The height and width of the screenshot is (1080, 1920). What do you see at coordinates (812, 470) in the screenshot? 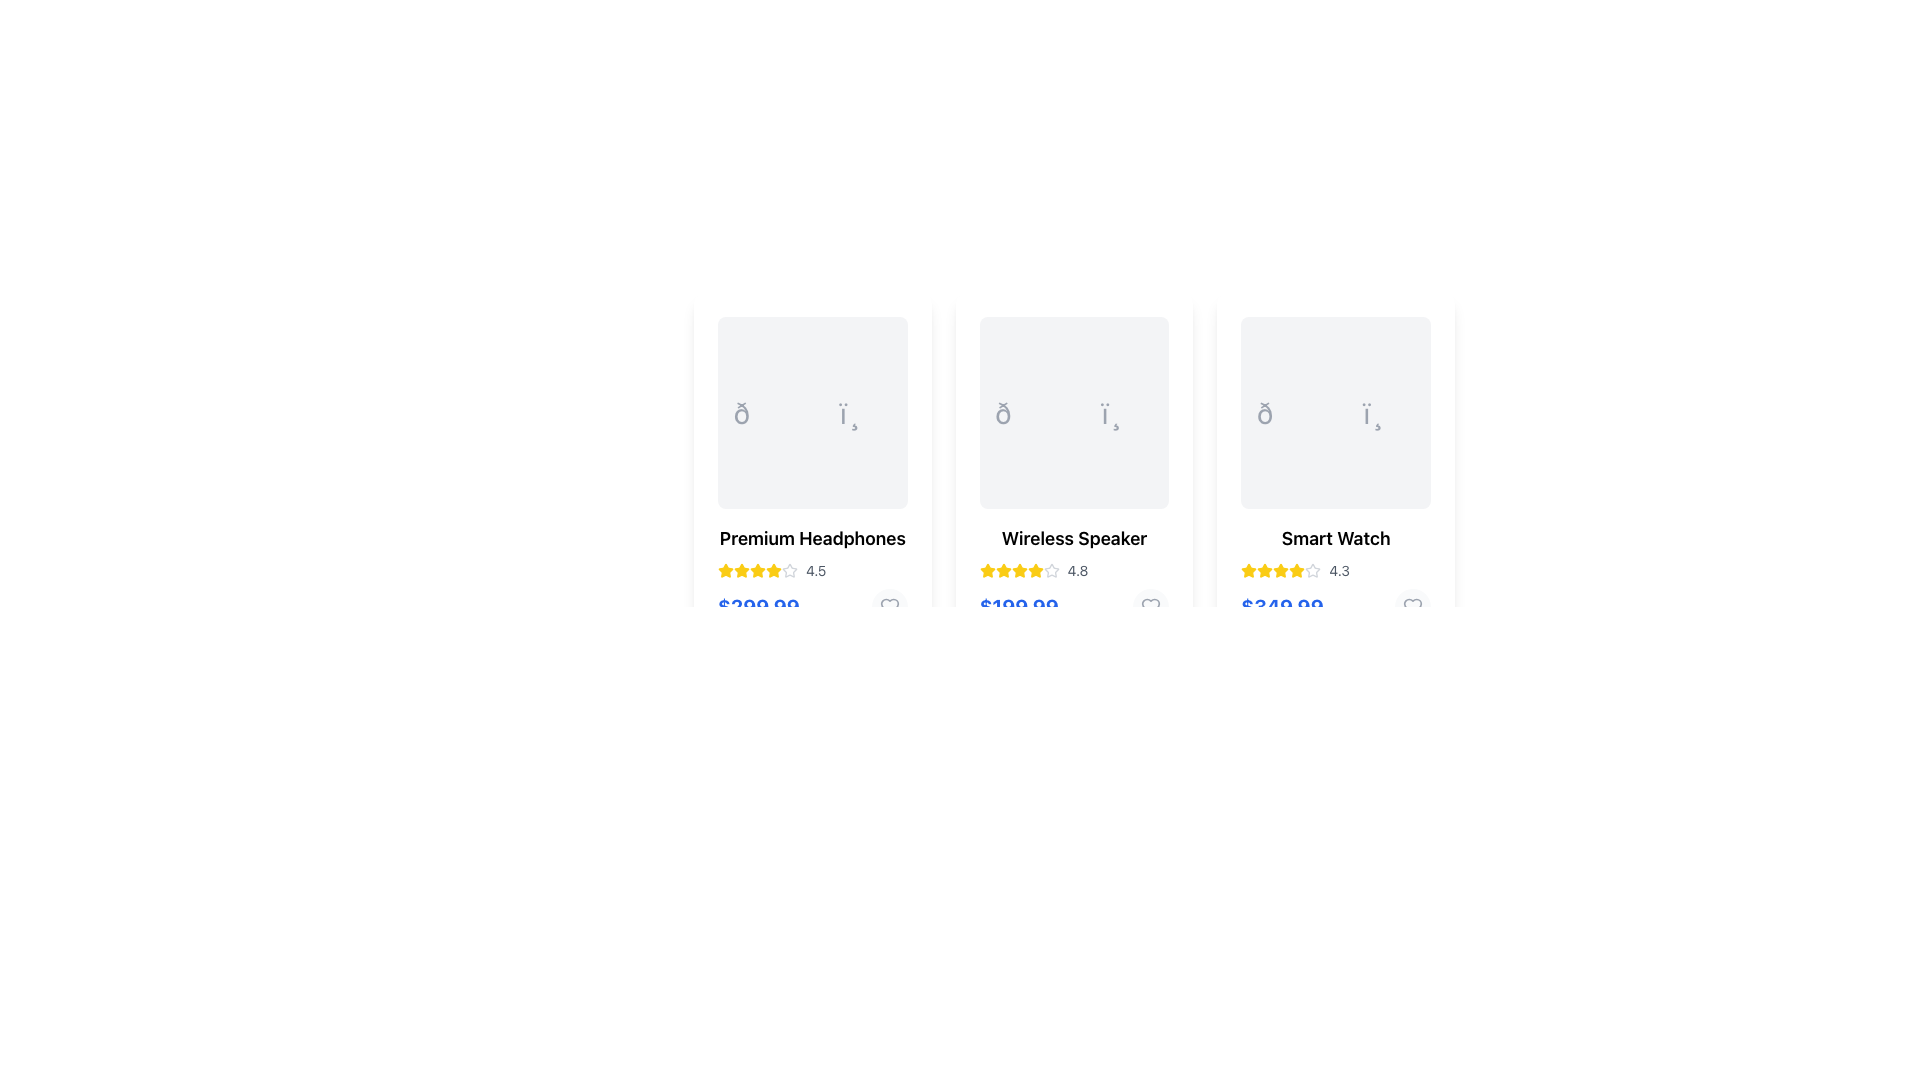
I see `the first product display card in the top-left corner of the grid layout` at bounding box center [812, 470].